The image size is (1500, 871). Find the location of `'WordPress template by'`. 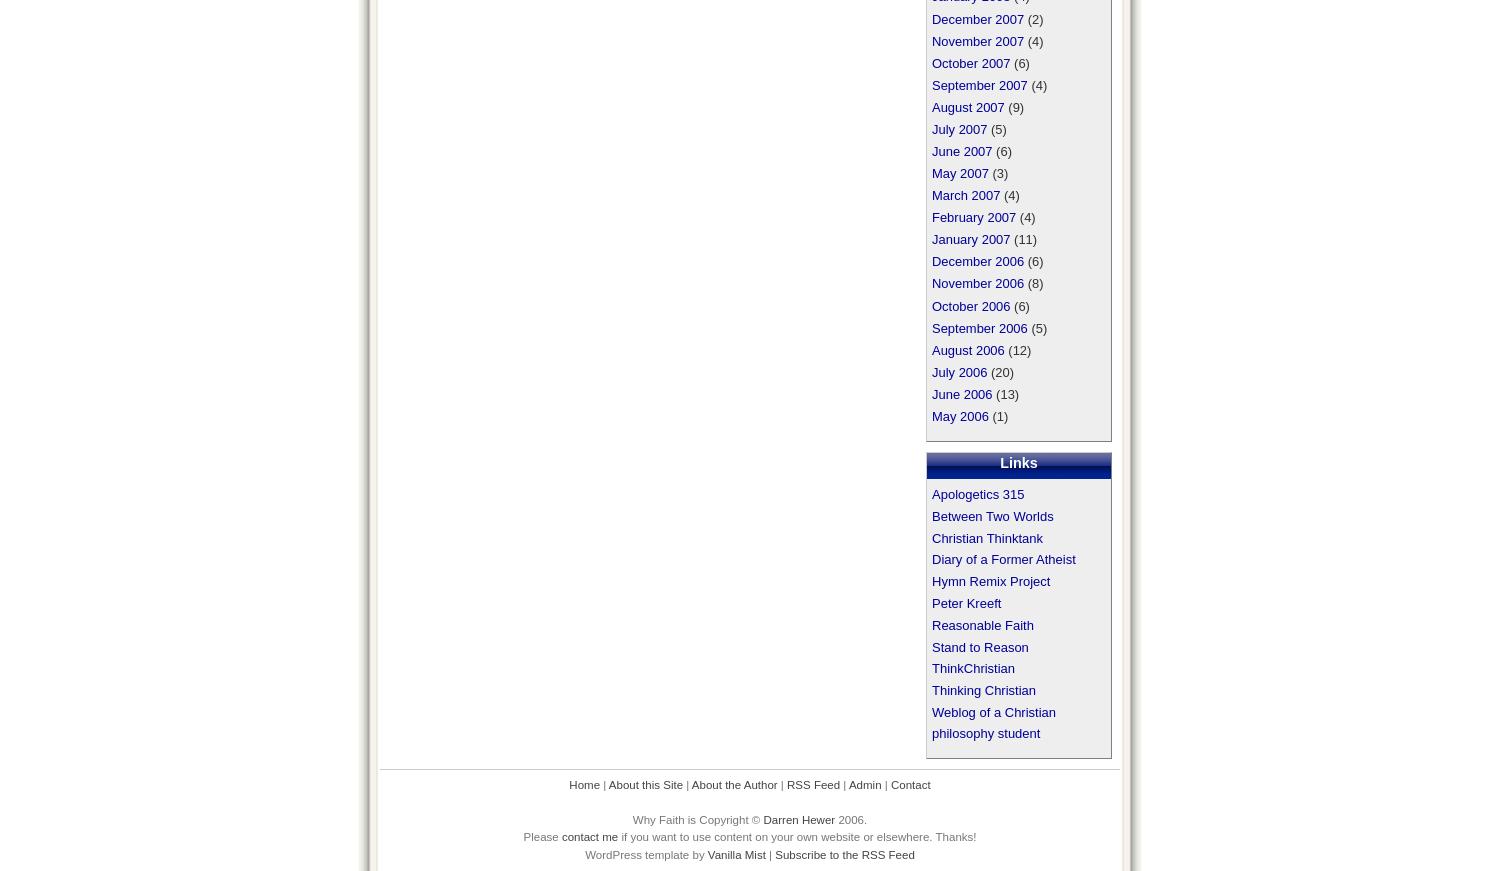

'WordPress template by' is located at coordinates (646, 854).